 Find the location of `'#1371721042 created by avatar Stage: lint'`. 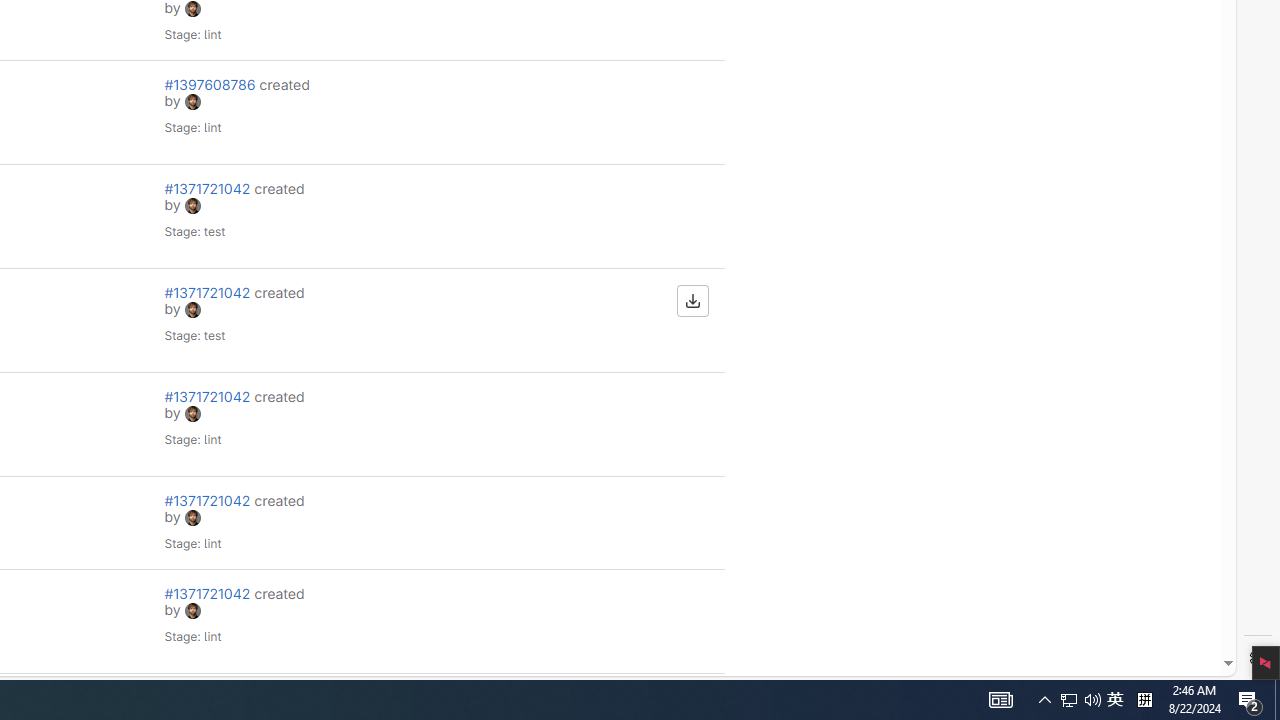

'#1371721042 created by avatar Stage: lint' is located at coordinates (243, 620).